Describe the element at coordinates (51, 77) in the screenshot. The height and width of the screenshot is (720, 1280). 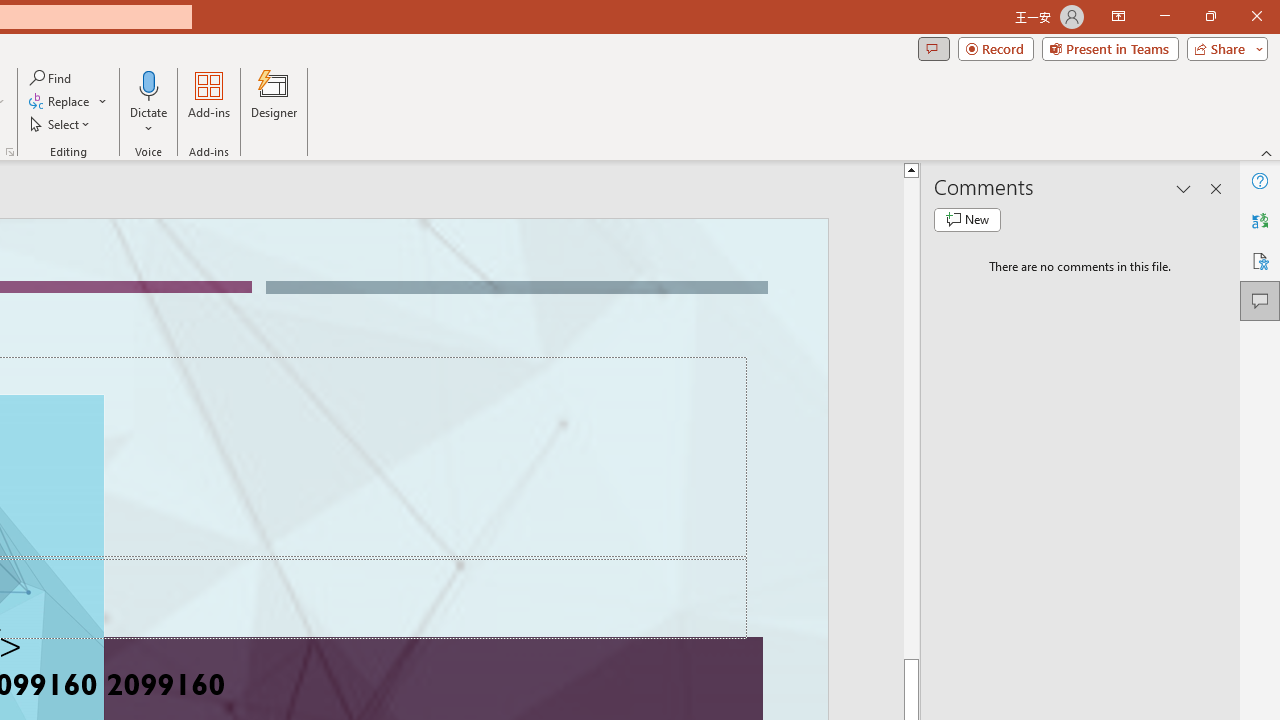
I see `'Find...'` at that location.